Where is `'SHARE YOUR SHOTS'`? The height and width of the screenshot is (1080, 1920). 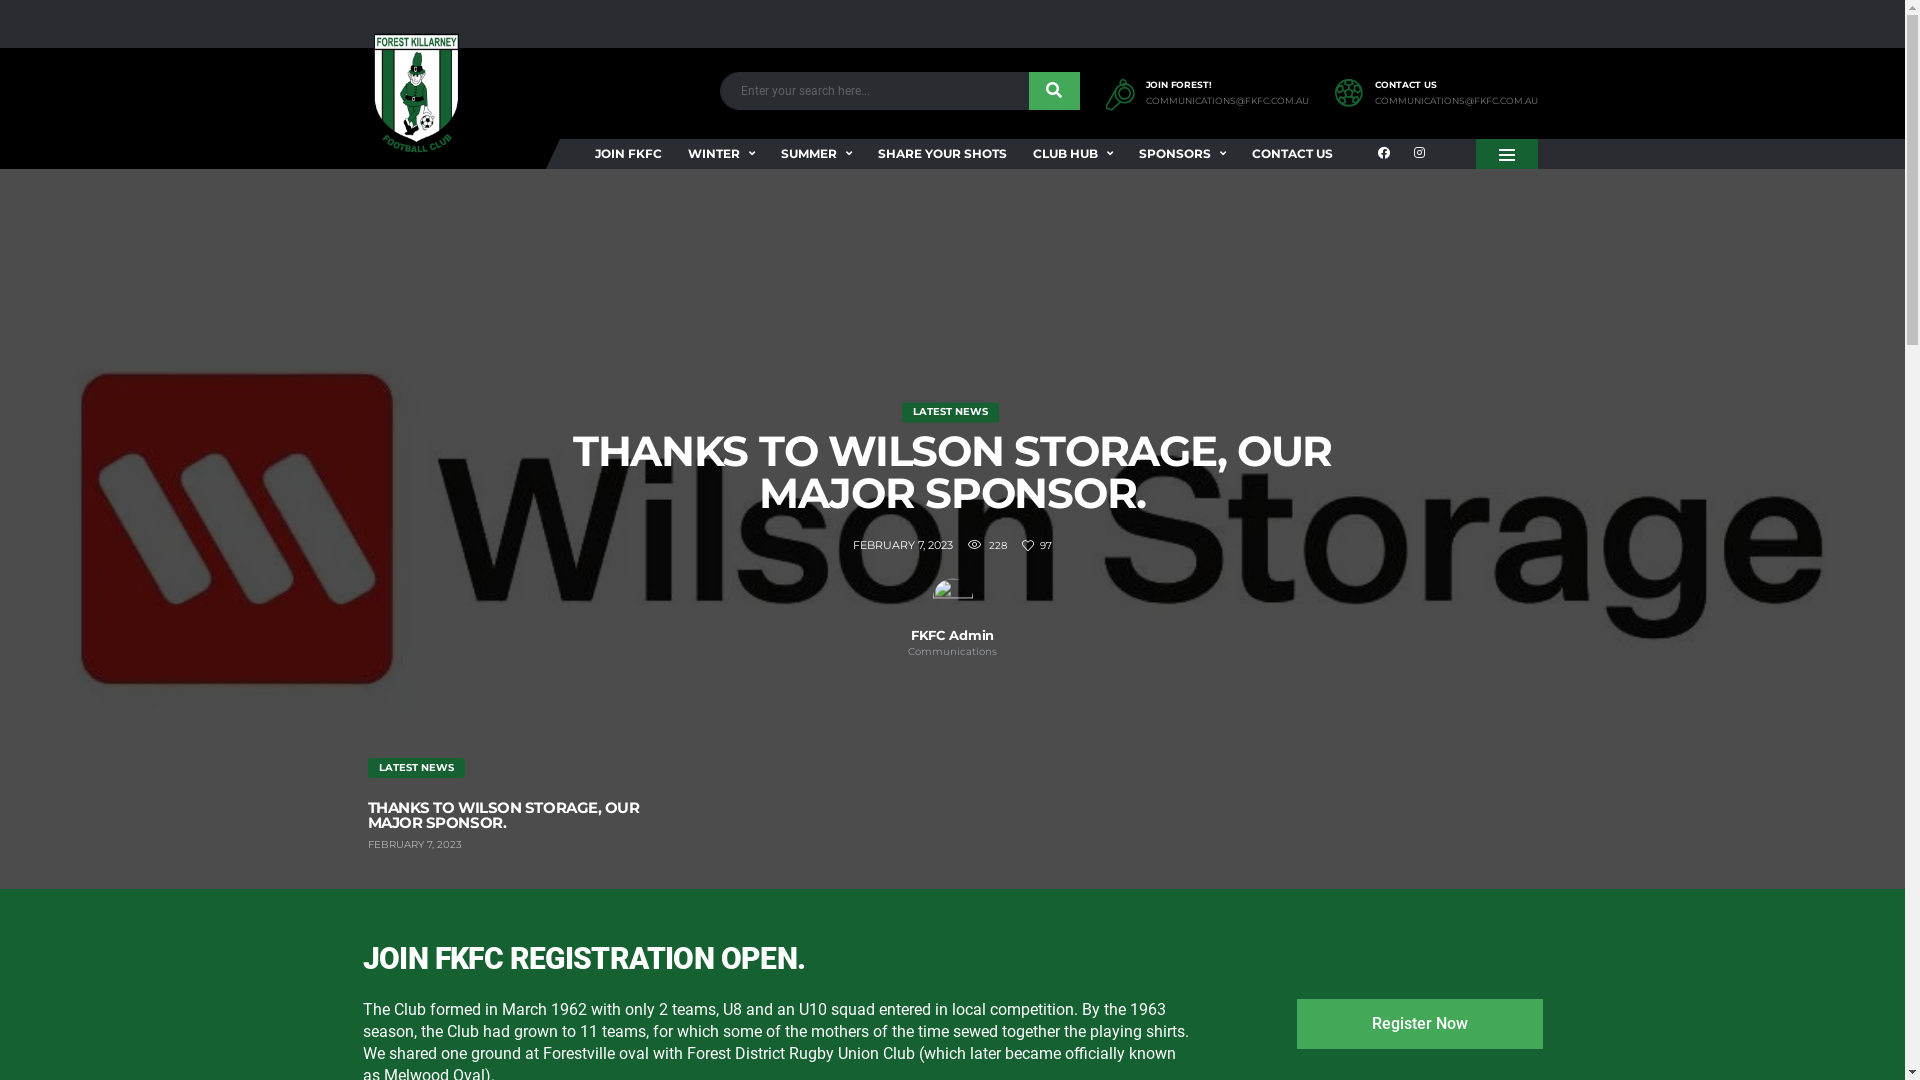 'SHARE YOUR SHOTS' is located at coordinates (862, 153).